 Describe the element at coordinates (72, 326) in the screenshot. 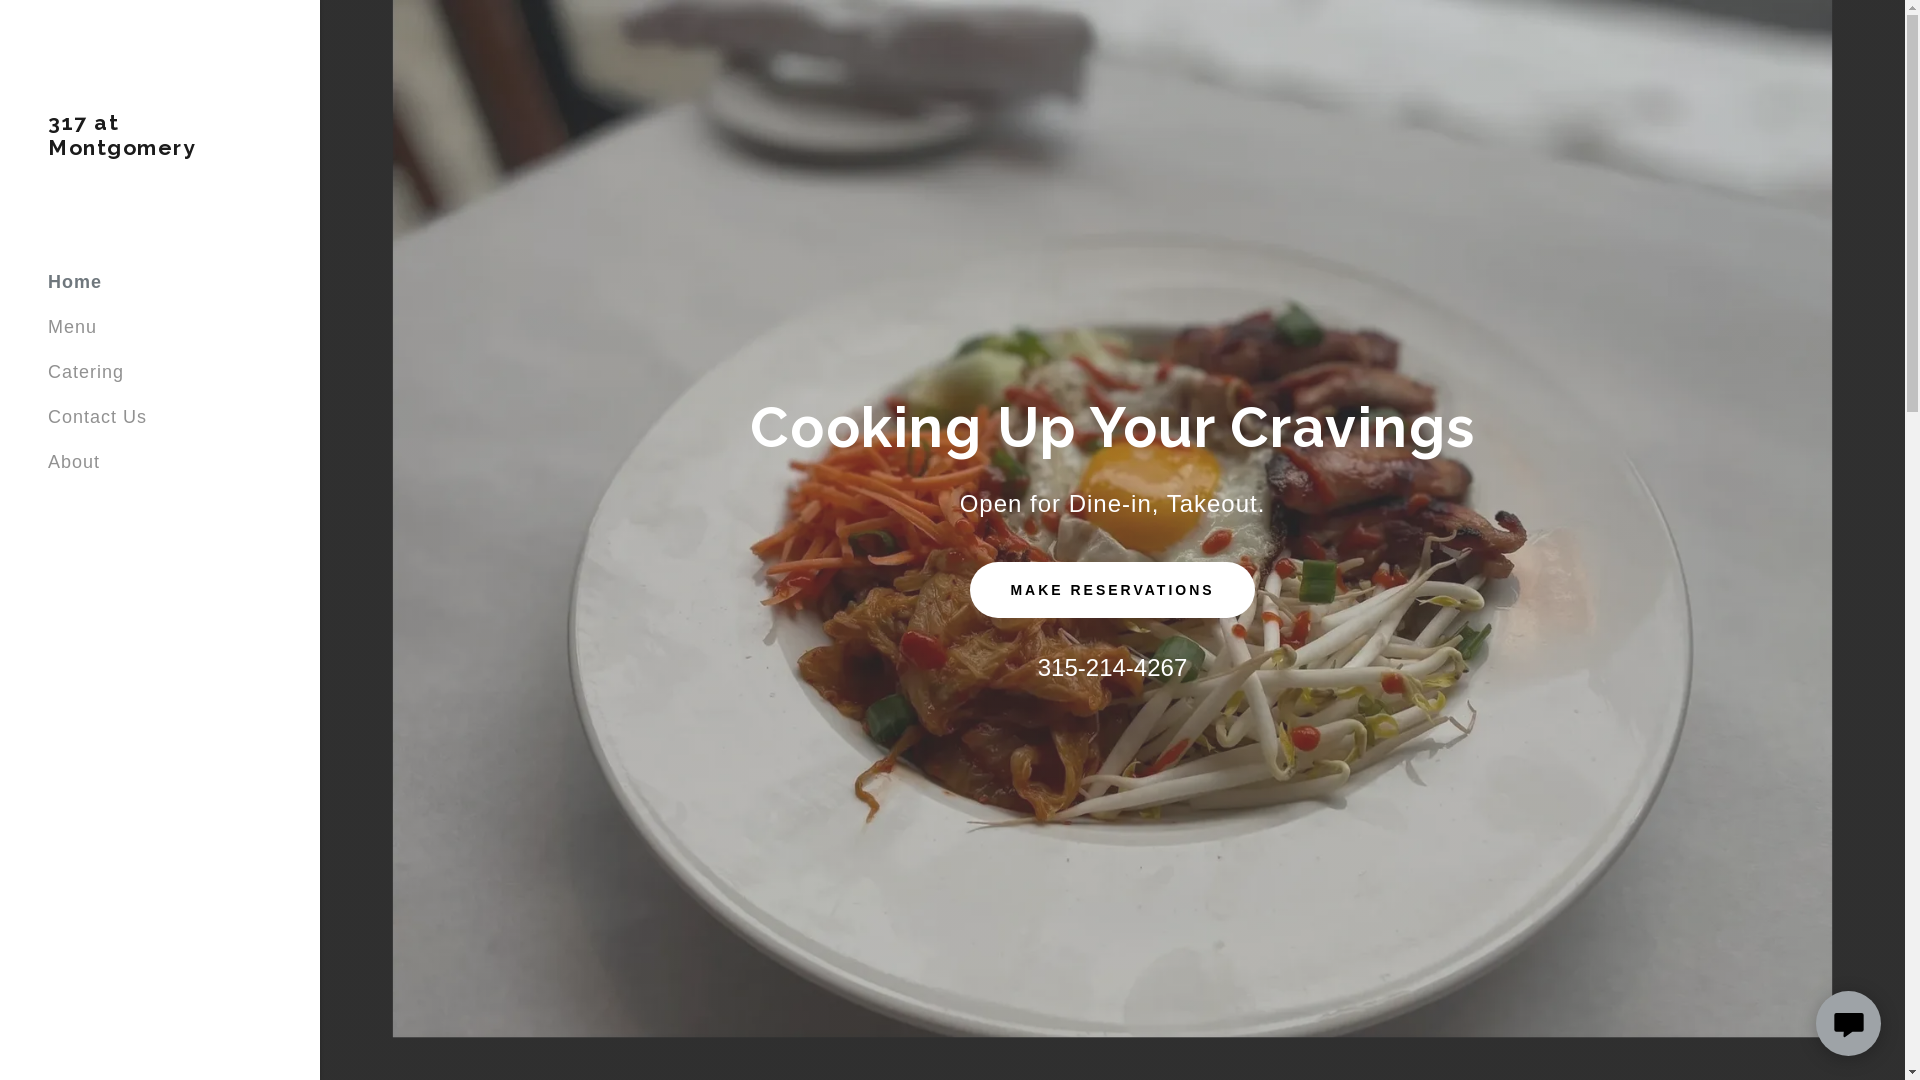

I see `'Menu'` at that location.